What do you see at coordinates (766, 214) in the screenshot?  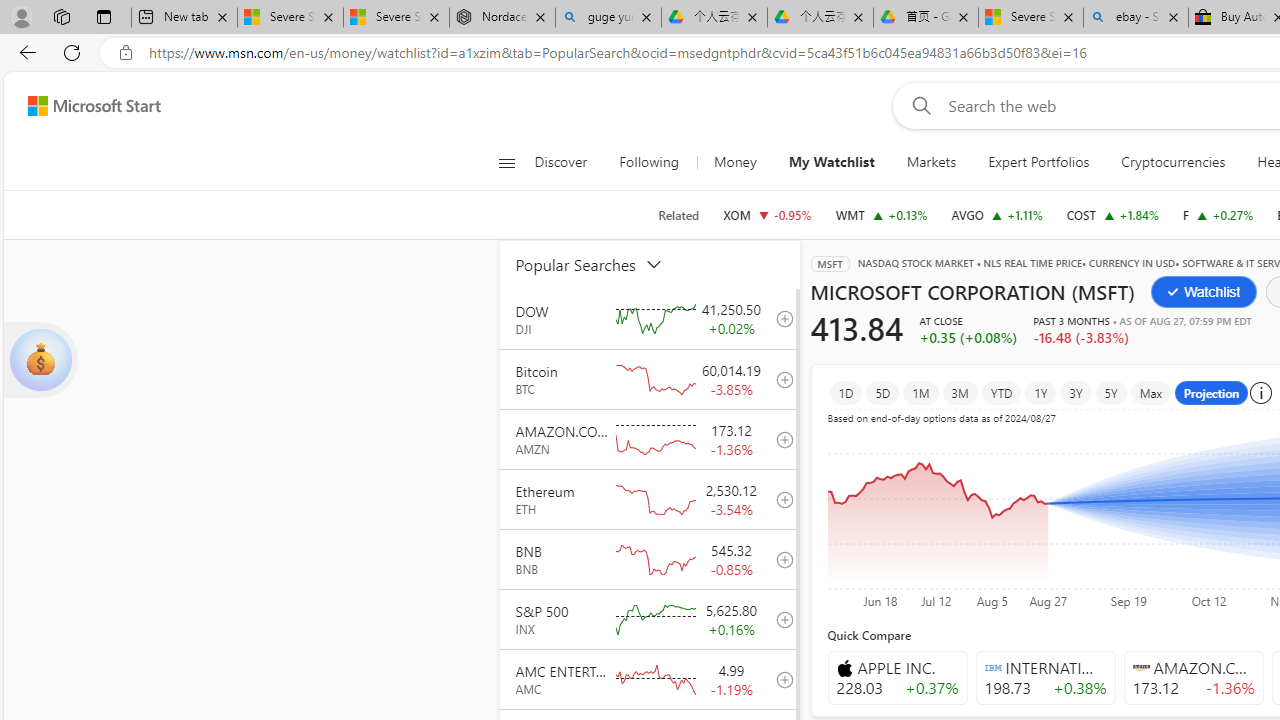 I see `'XOM EXXON MOBIL CORPORATION decrease 117.68 -1.13 -0.95%'` at bounding box center [766, 214].